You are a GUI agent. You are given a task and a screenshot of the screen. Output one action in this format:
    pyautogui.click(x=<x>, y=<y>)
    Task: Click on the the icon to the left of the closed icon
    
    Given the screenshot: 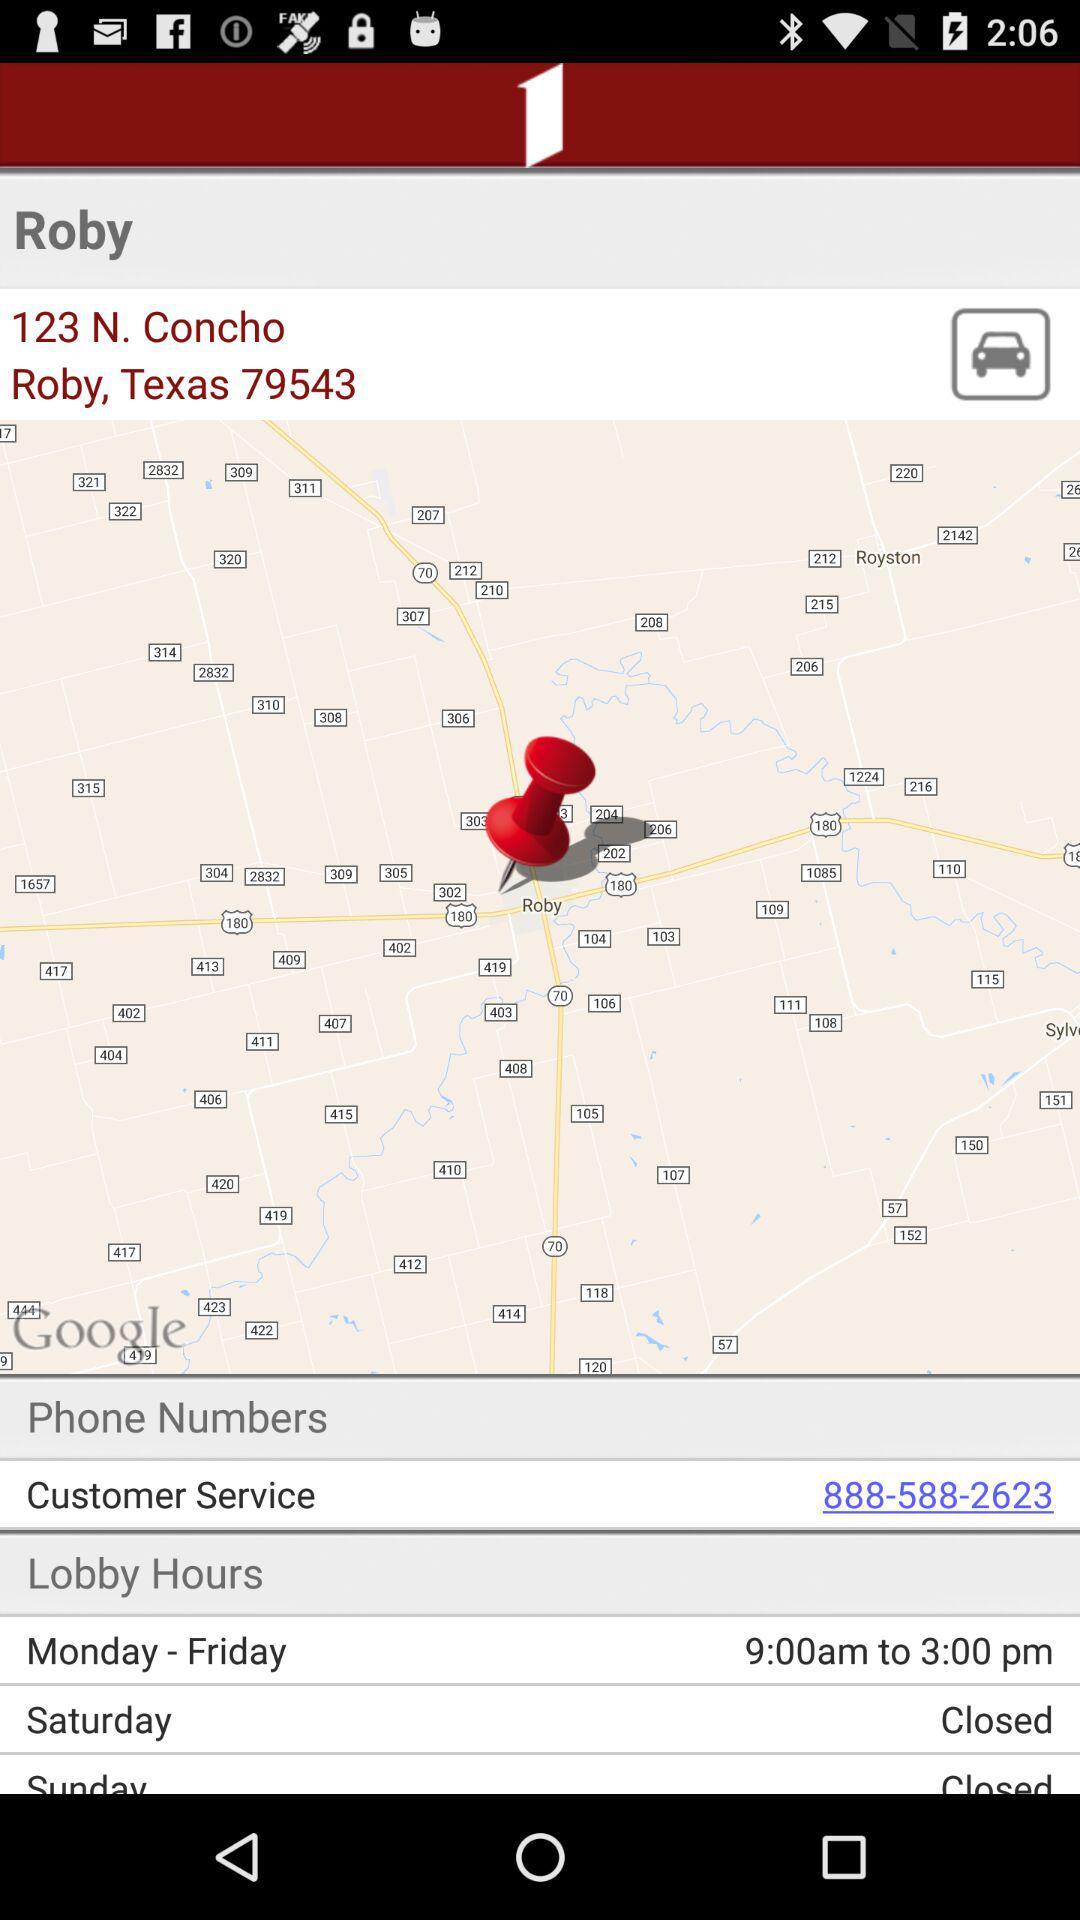 What is the action you would take?
    pyautogui.click(x=290, y=1717)
    